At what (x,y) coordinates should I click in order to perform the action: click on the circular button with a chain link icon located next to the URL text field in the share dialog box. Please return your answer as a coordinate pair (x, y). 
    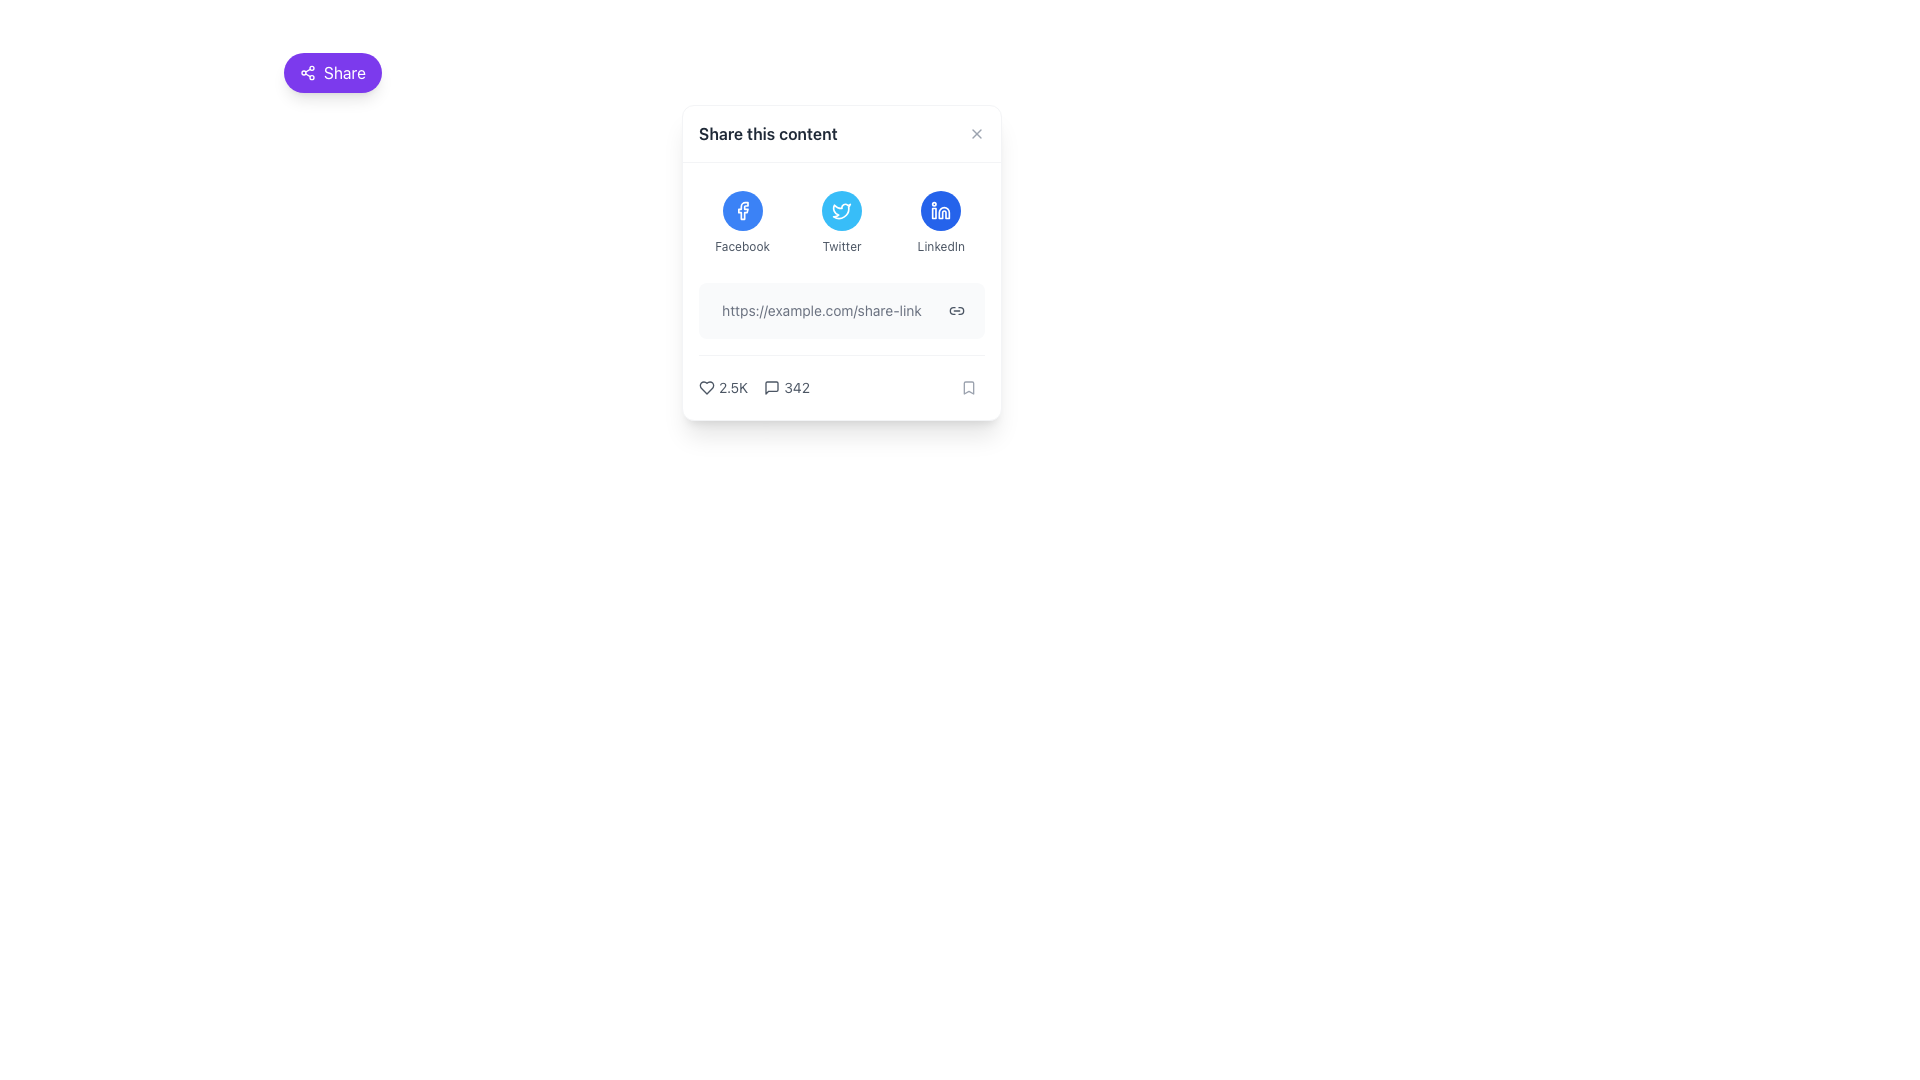
    Looking at the image, I should click on (955, 311).